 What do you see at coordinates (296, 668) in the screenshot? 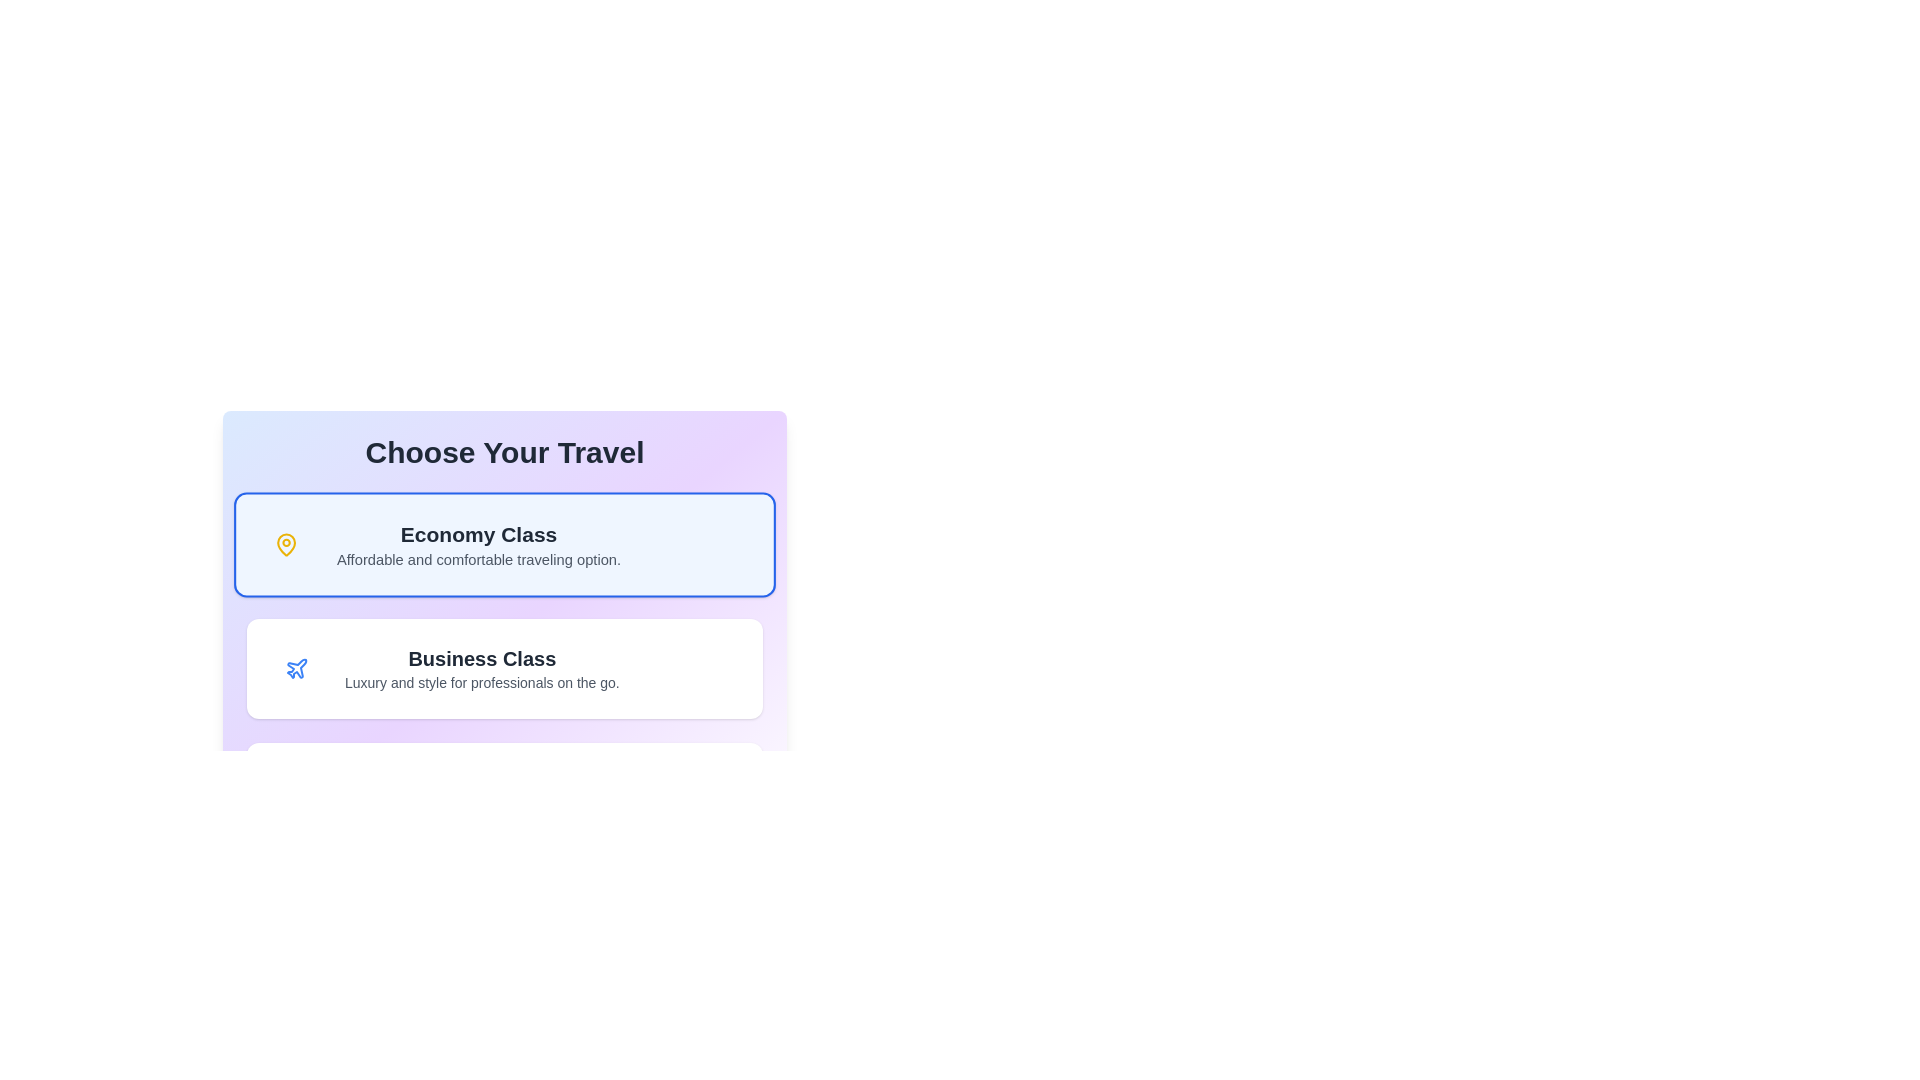
I see `the Business Class icon located in the 'Choose Your Travel' section` at bounding box center [296, 668].